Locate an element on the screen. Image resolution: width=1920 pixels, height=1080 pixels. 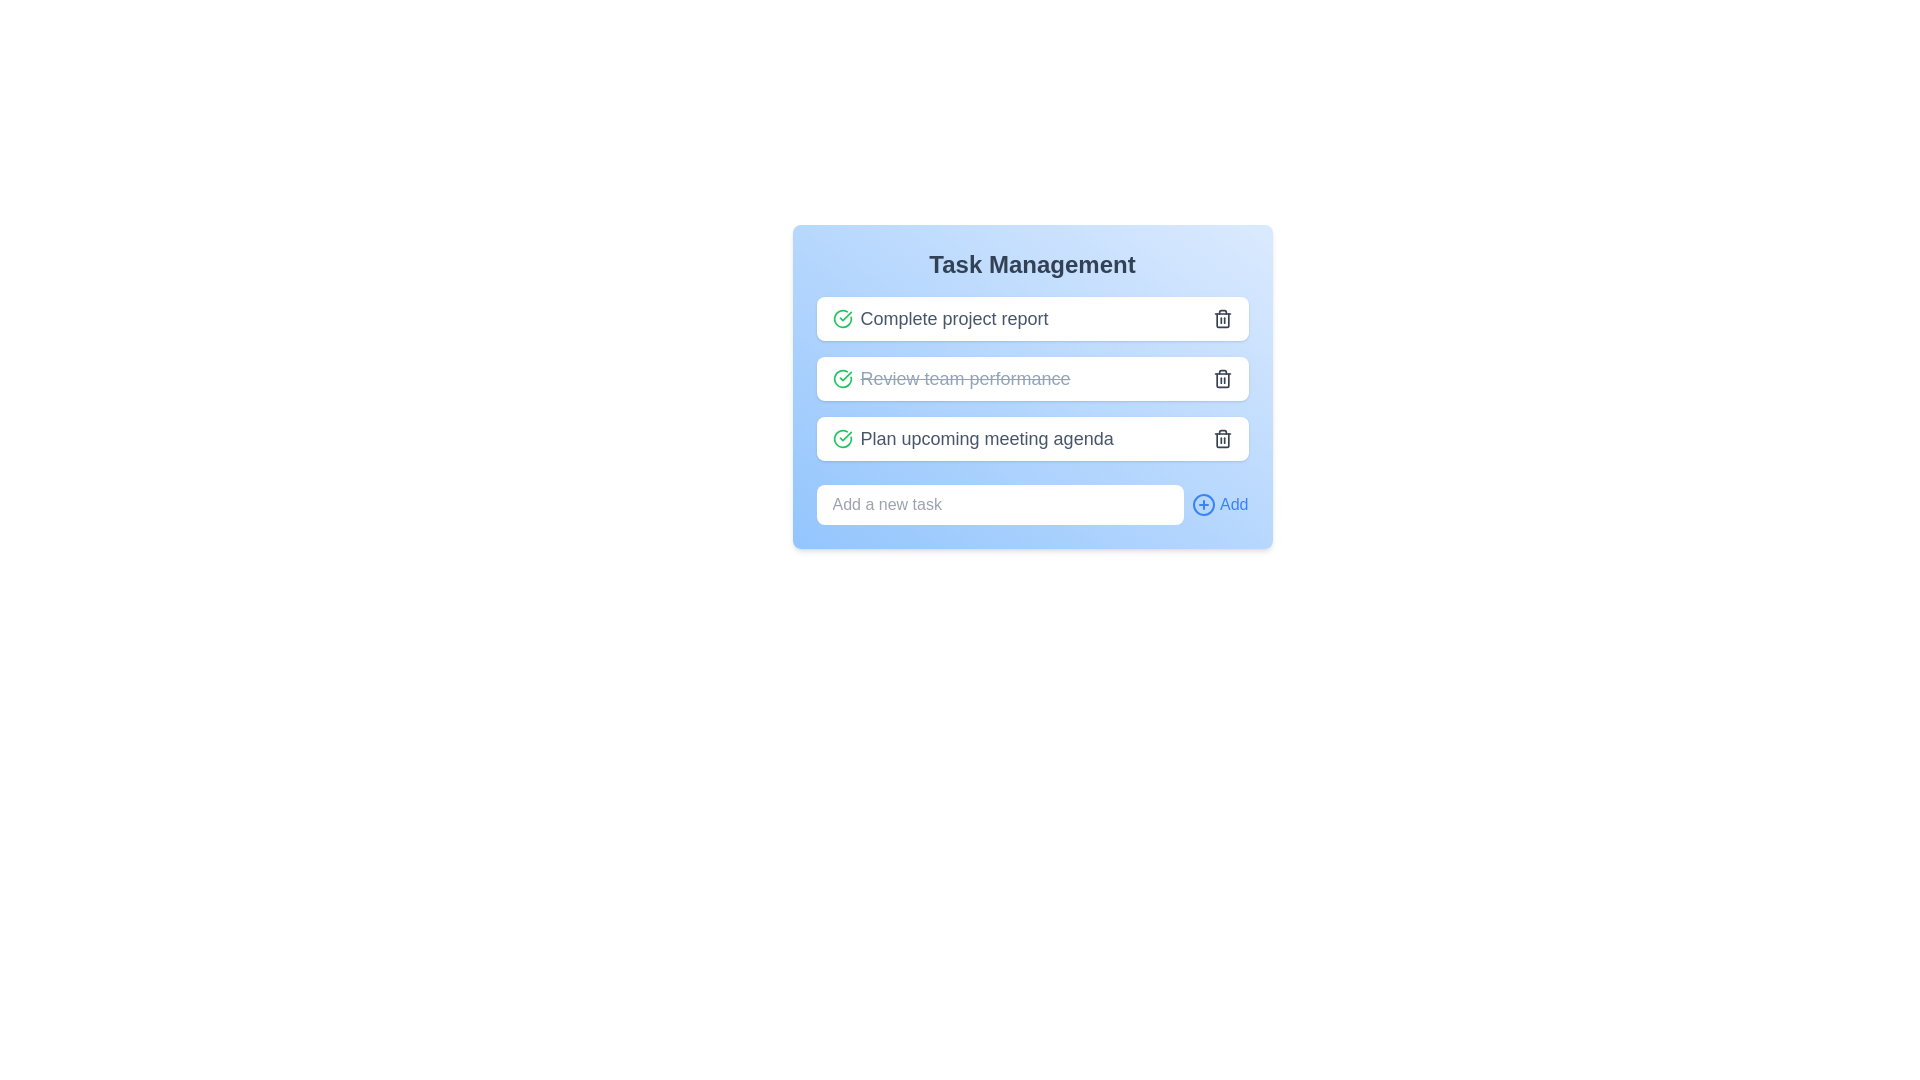
text label 'Plan upcoming meeting agenda' in the task management application, which is the third task in the list inside the 'Task Management' card is located at coordinates (973, 438).